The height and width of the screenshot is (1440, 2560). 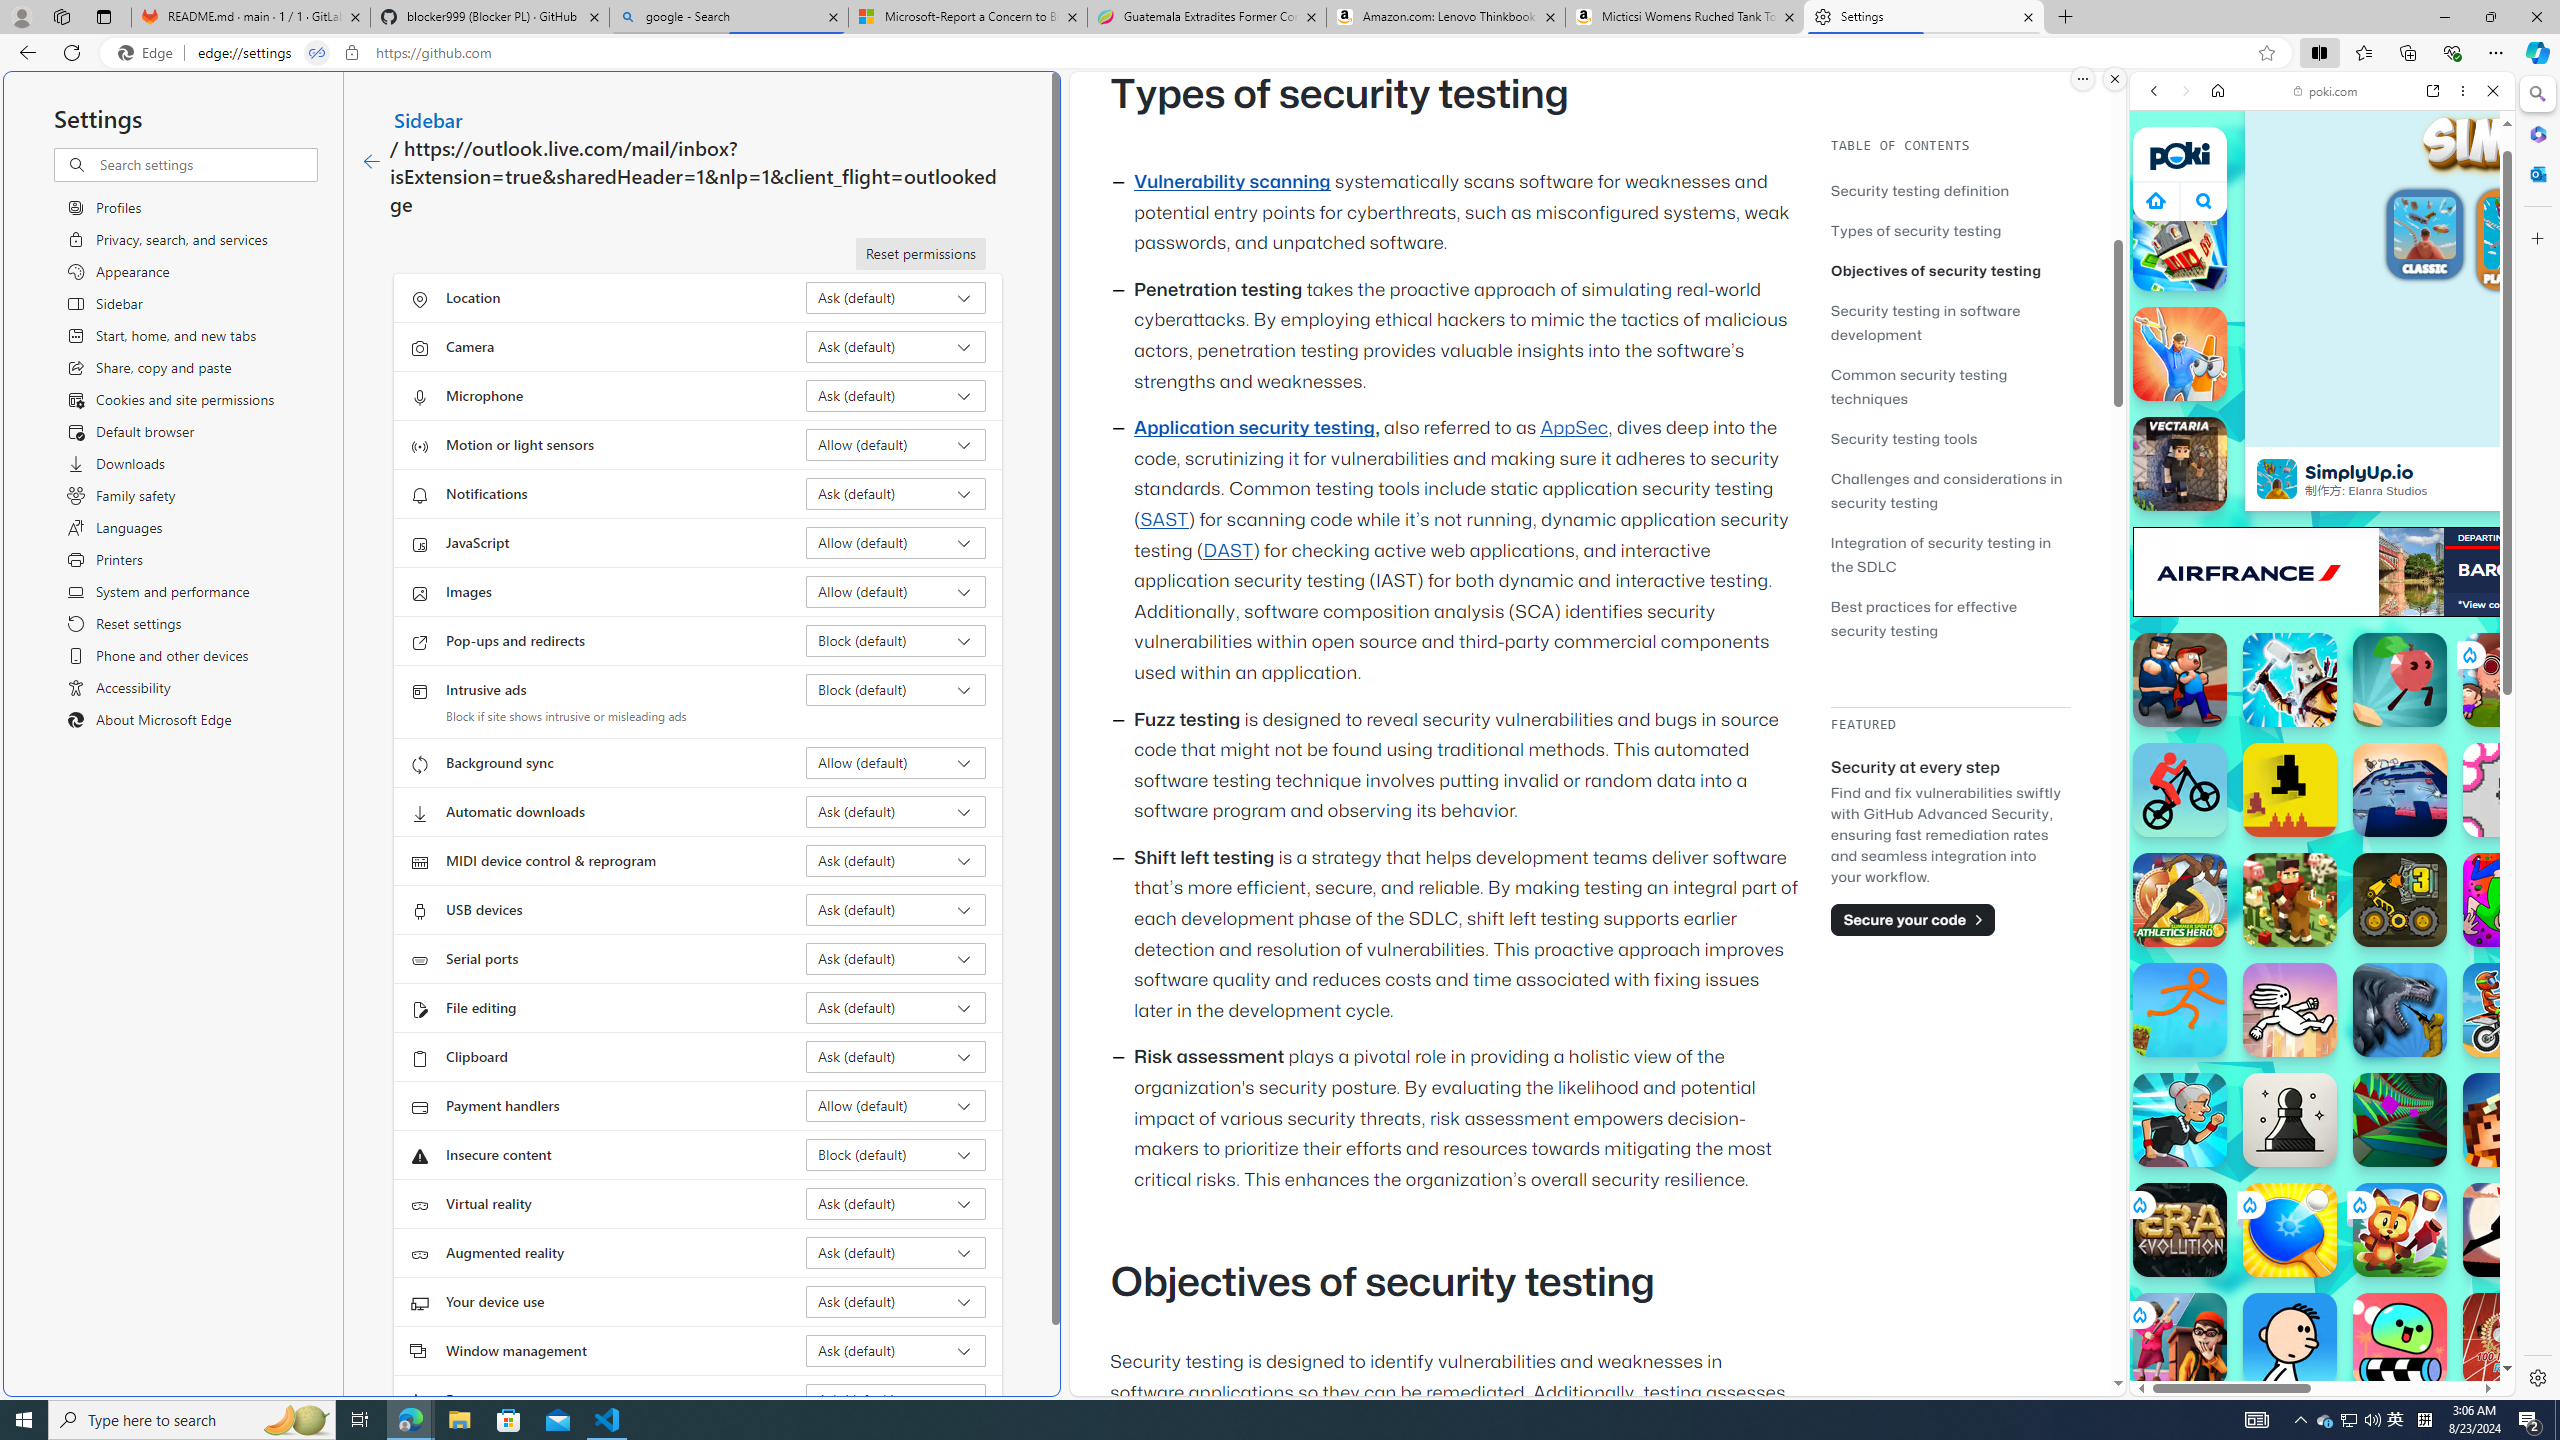 What do you see at coordinates (2510, 900) in the screenshot?
I see `'JollyWorld JollyWorld'` at bounding box center [2510, 900].